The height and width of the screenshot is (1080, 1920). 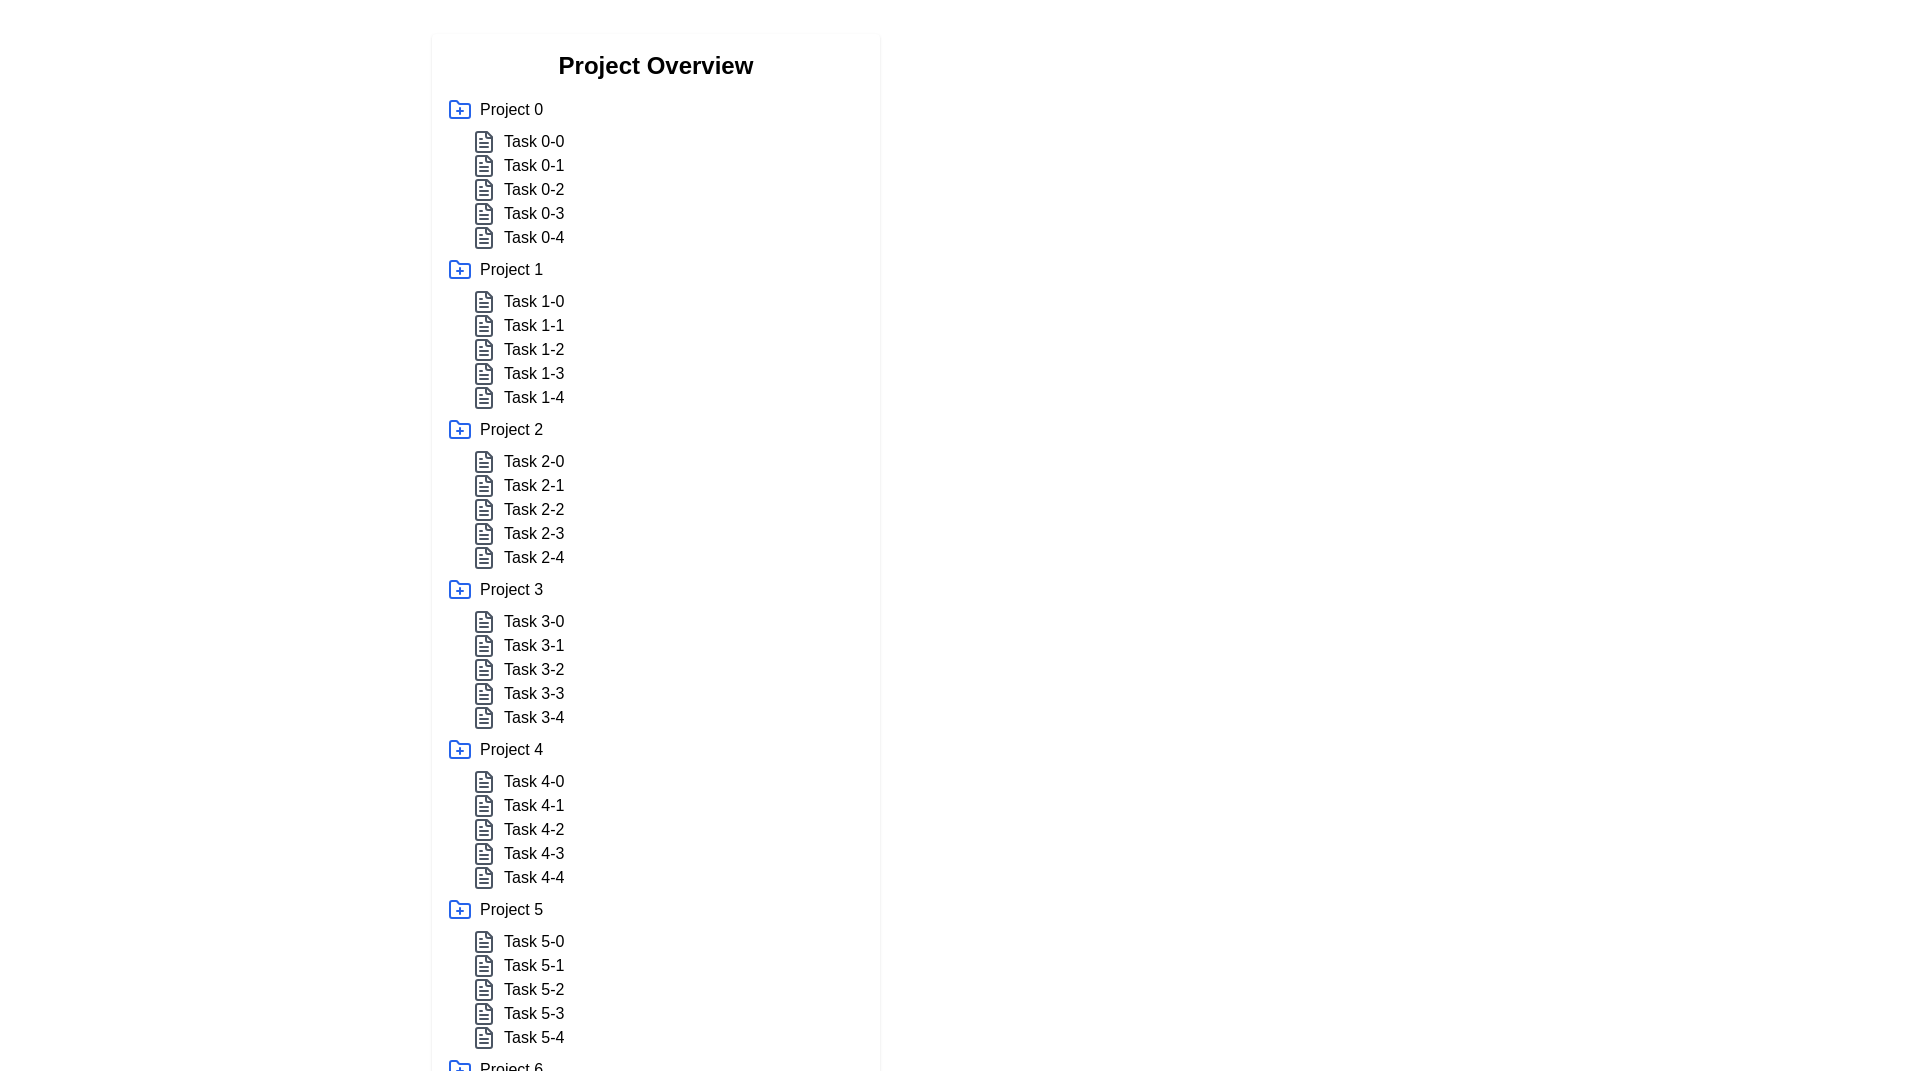 I want to click on the blue folder icon with a plus symbol located to the left of 'Project 4', so click(x=459, y=749).